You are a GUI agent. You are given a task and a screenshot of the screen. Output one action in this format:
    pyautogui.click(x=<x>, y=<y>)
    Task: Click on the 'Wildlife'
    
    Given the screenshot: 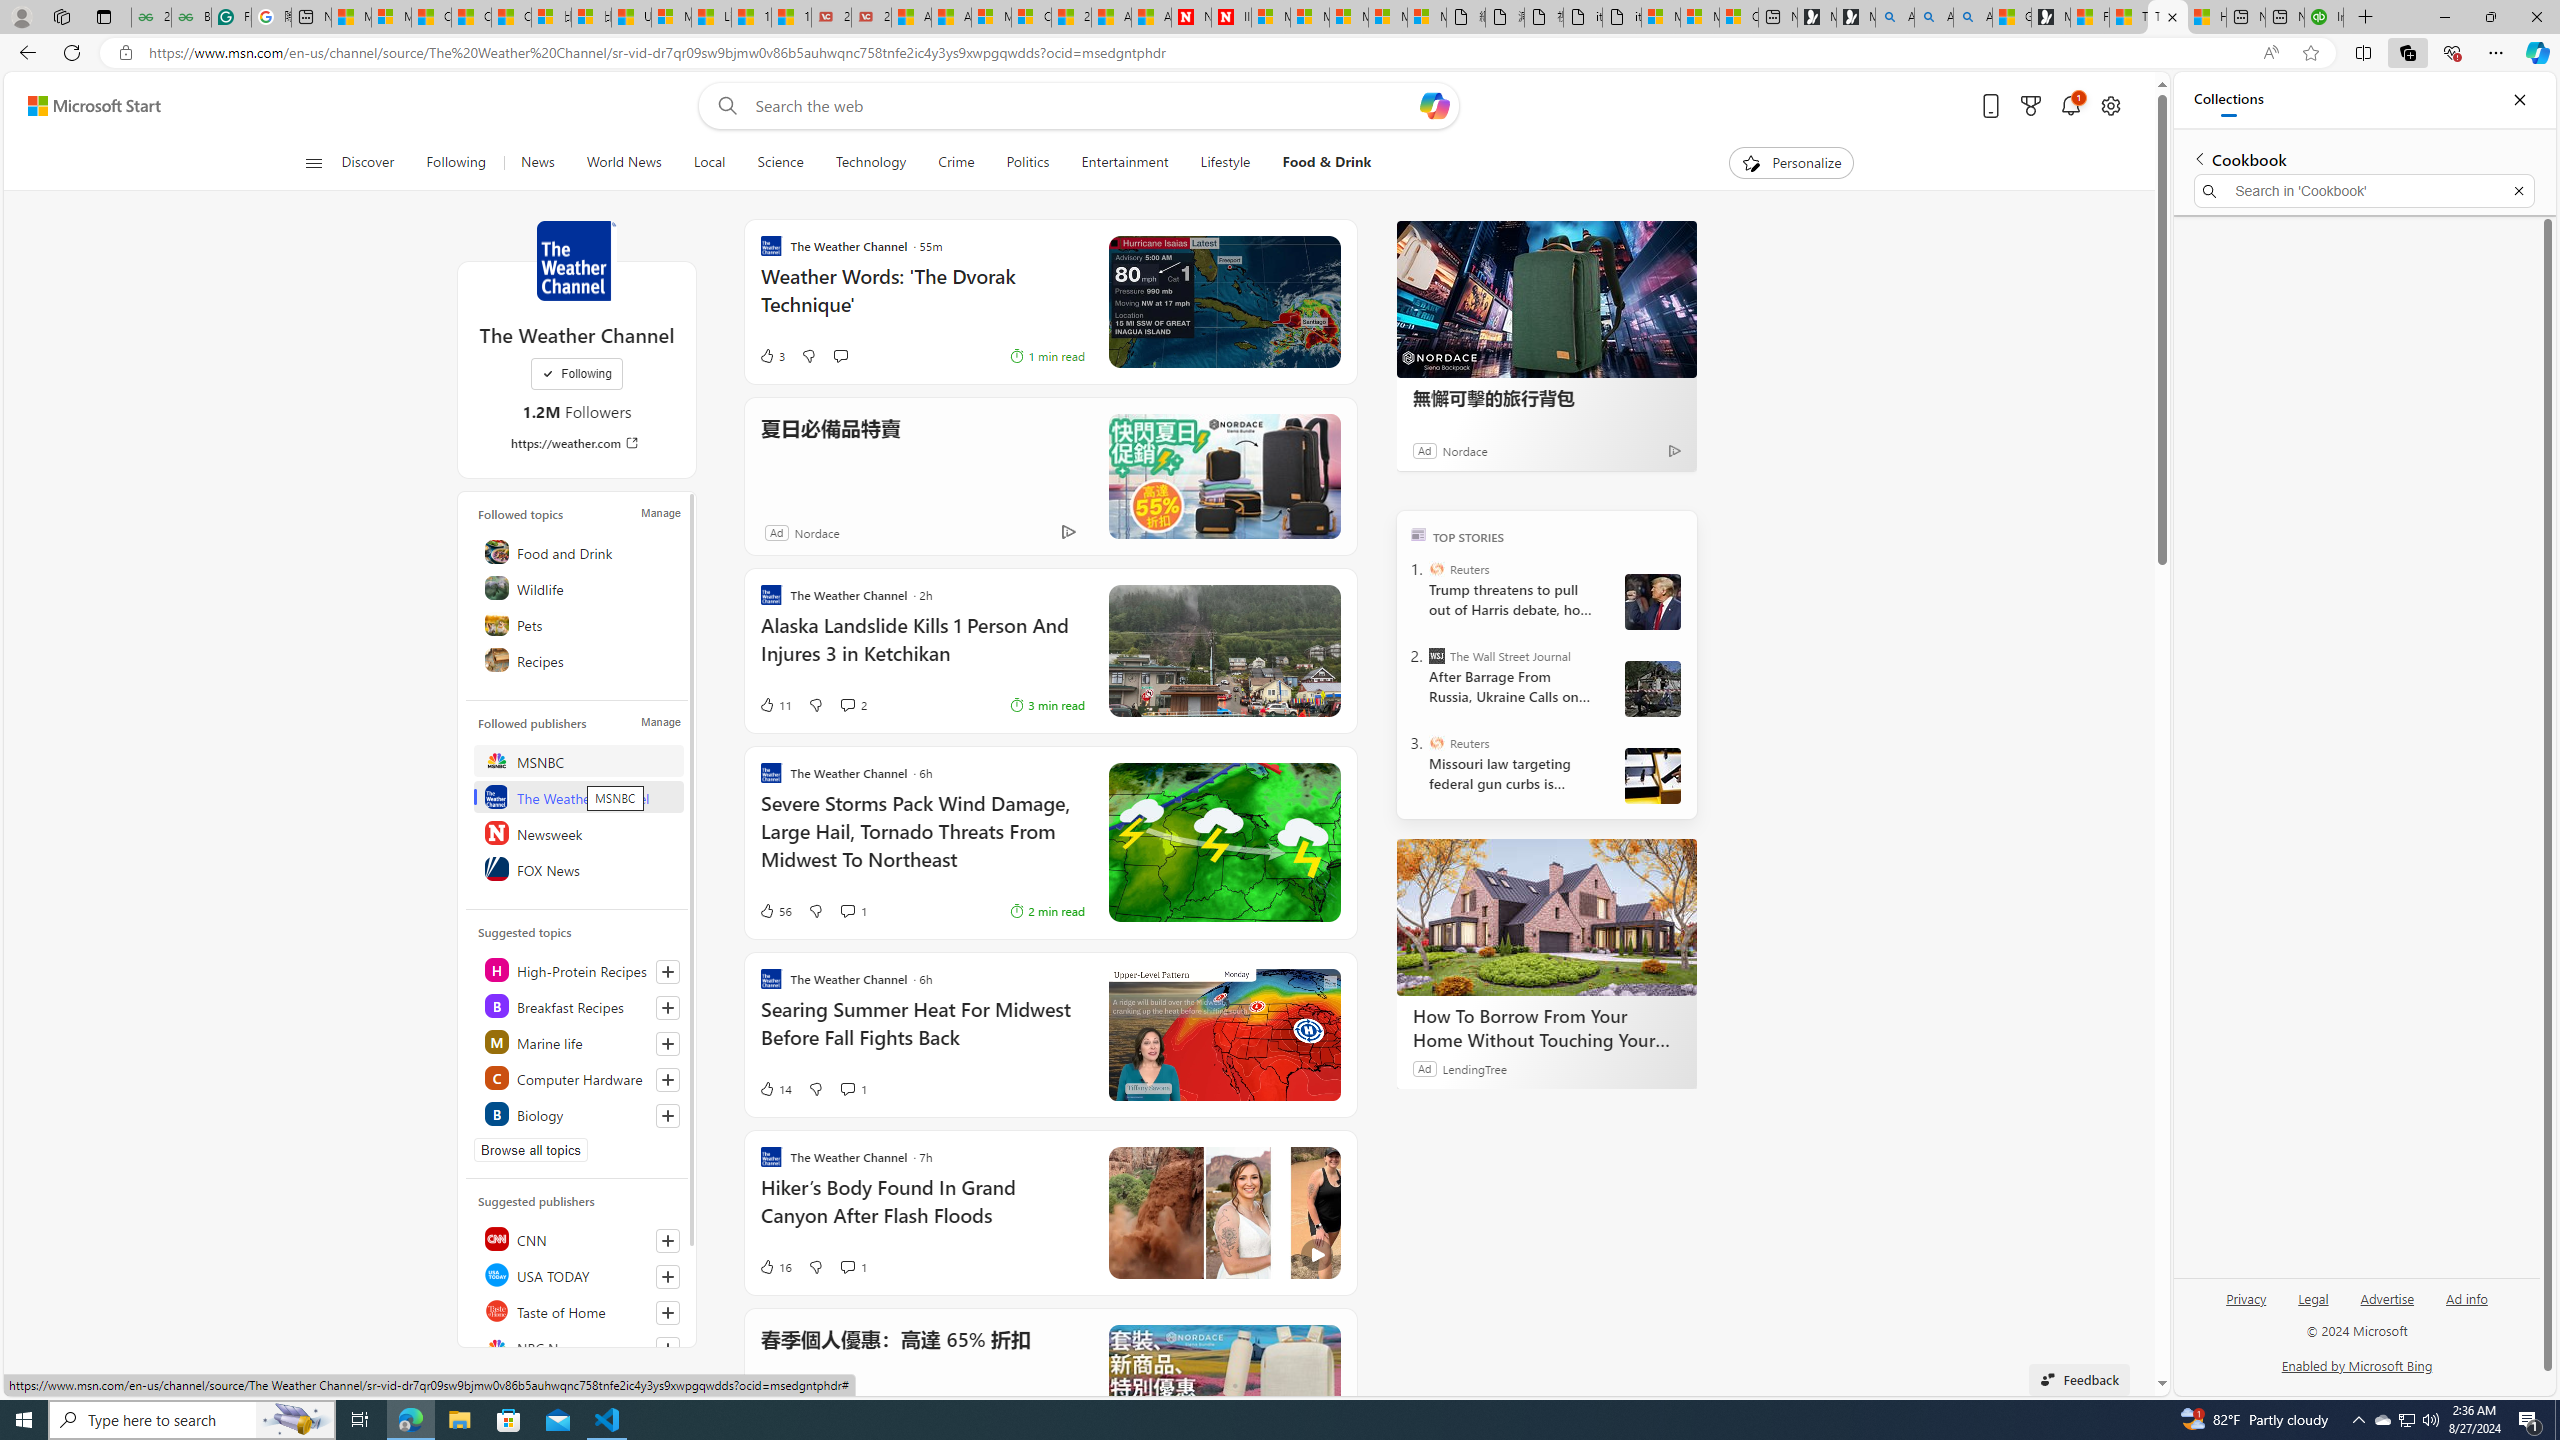 What is the action you would take?
    pyautogui.click(x=578, y=586)
    